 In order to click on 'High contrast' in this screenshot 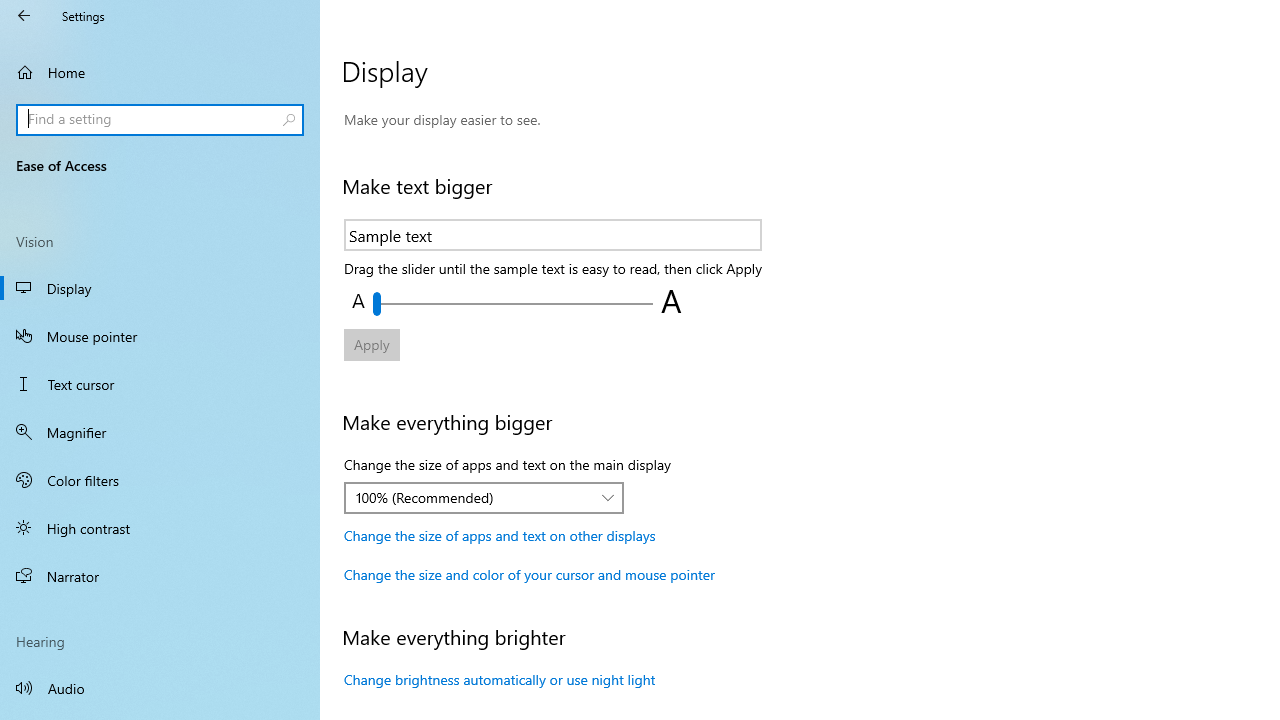, I will do `click(160, 527)`.